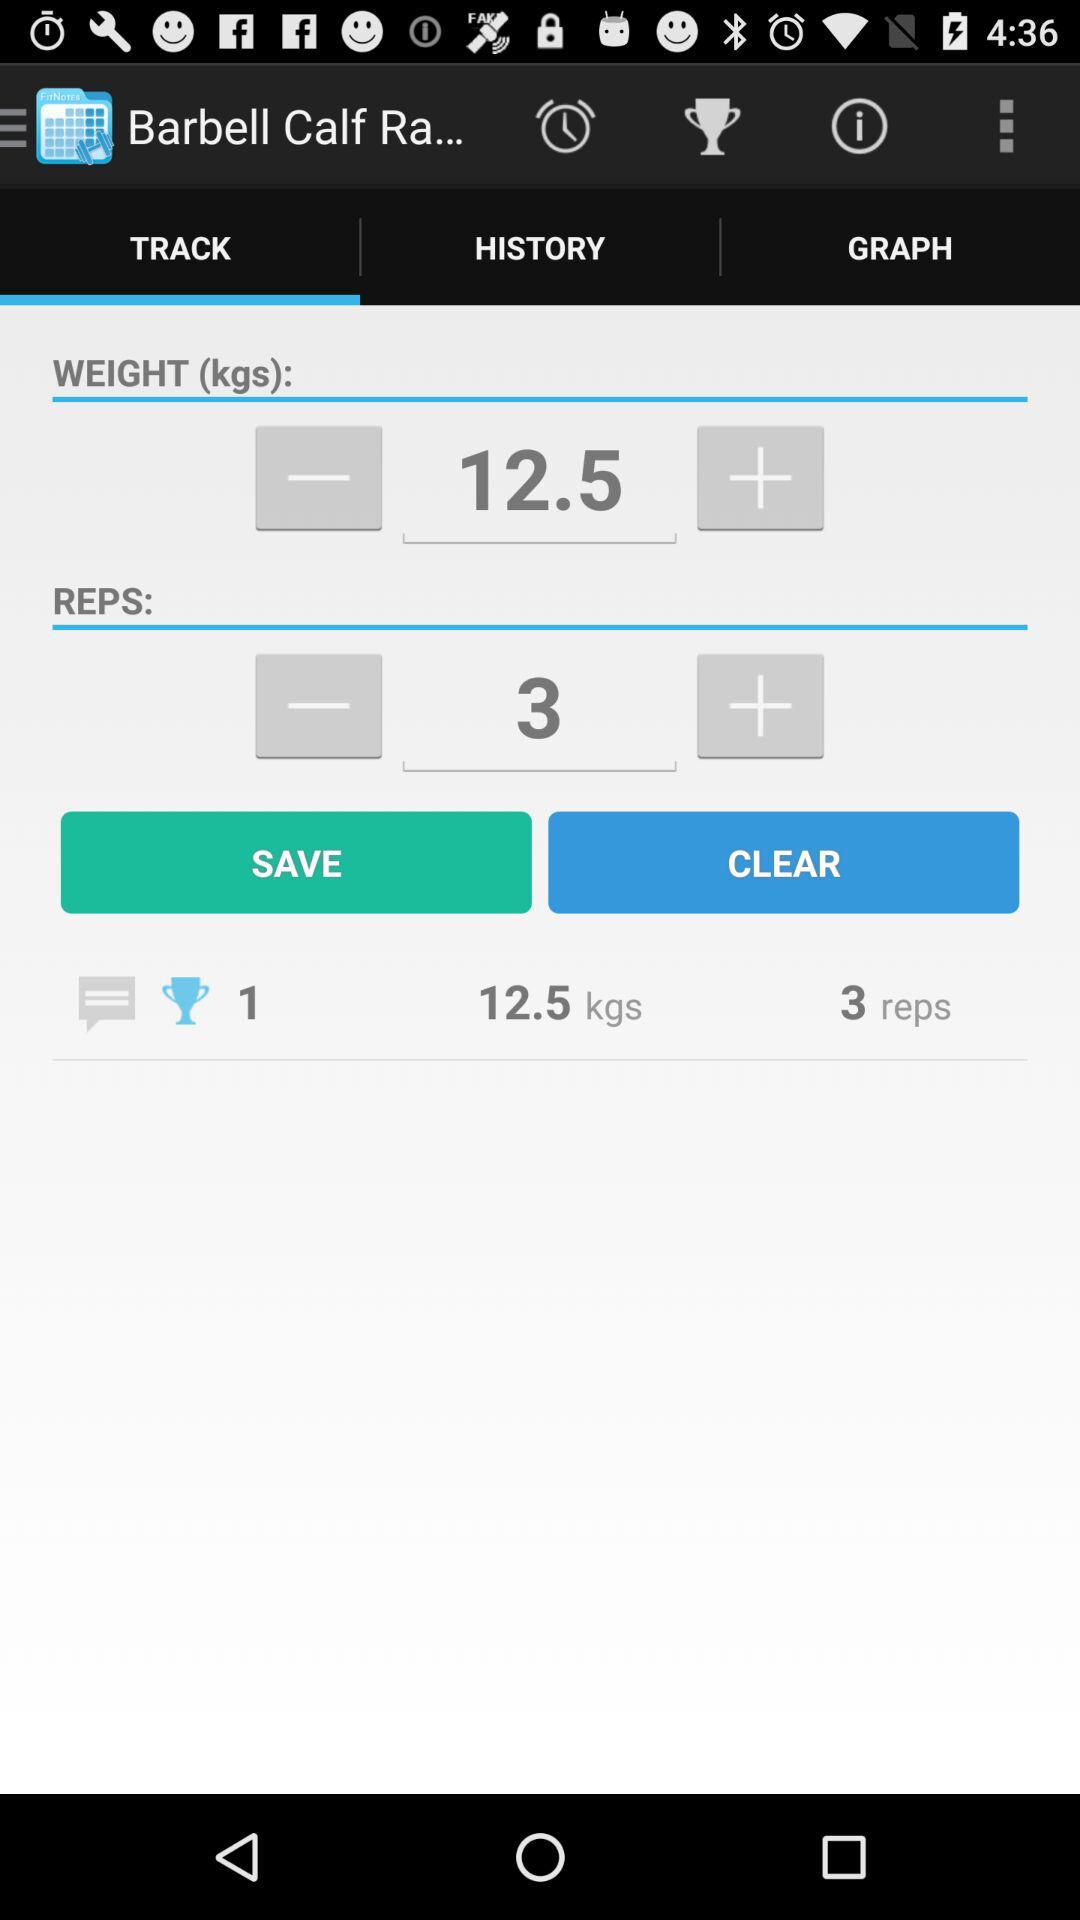 The width and height of the screenshot is (1080, 1920). What do you see at coordinates (185, 1000) in the screenshot?
I see `see achievements` at bounding box center [185, 1000].